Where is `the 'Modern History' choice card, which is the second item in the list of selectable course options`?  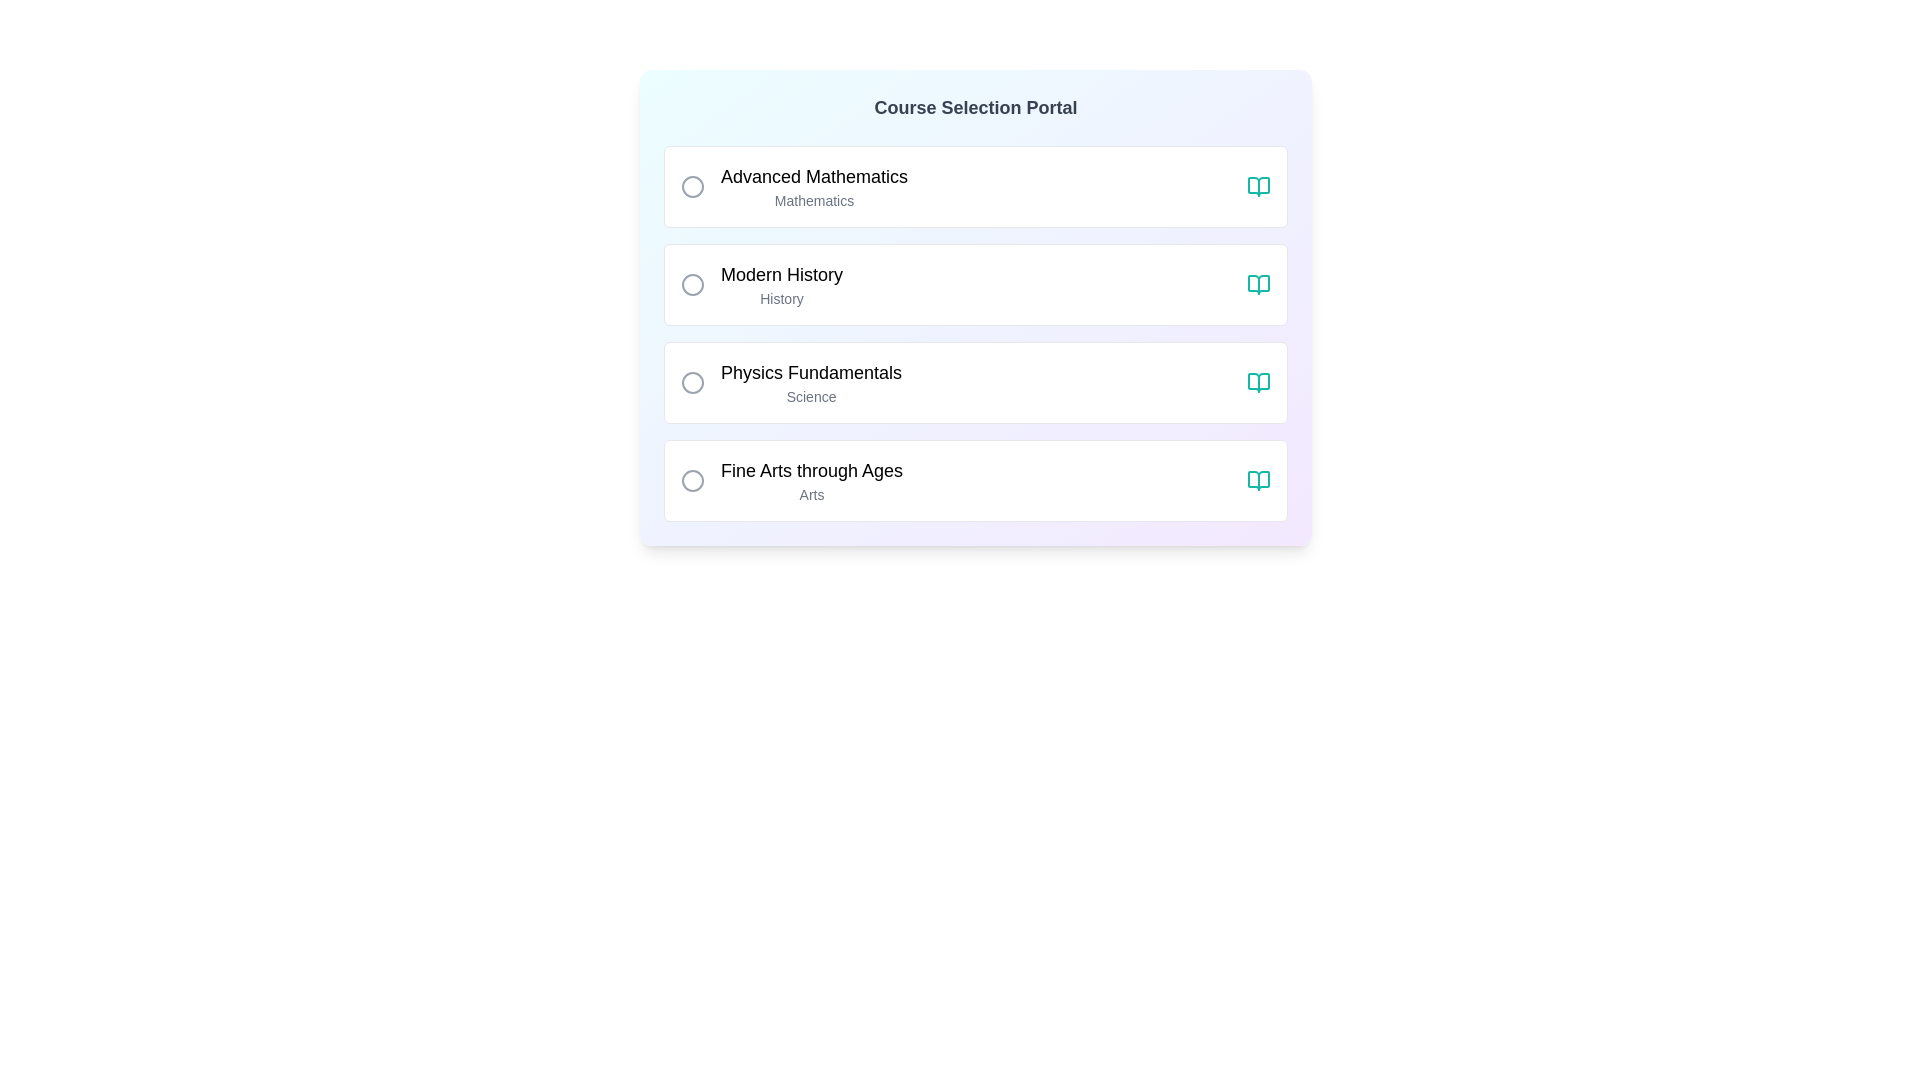 the 'Modern History' choice card, which is the second item in the list of selectable course options is located at coordinates (975, 285).